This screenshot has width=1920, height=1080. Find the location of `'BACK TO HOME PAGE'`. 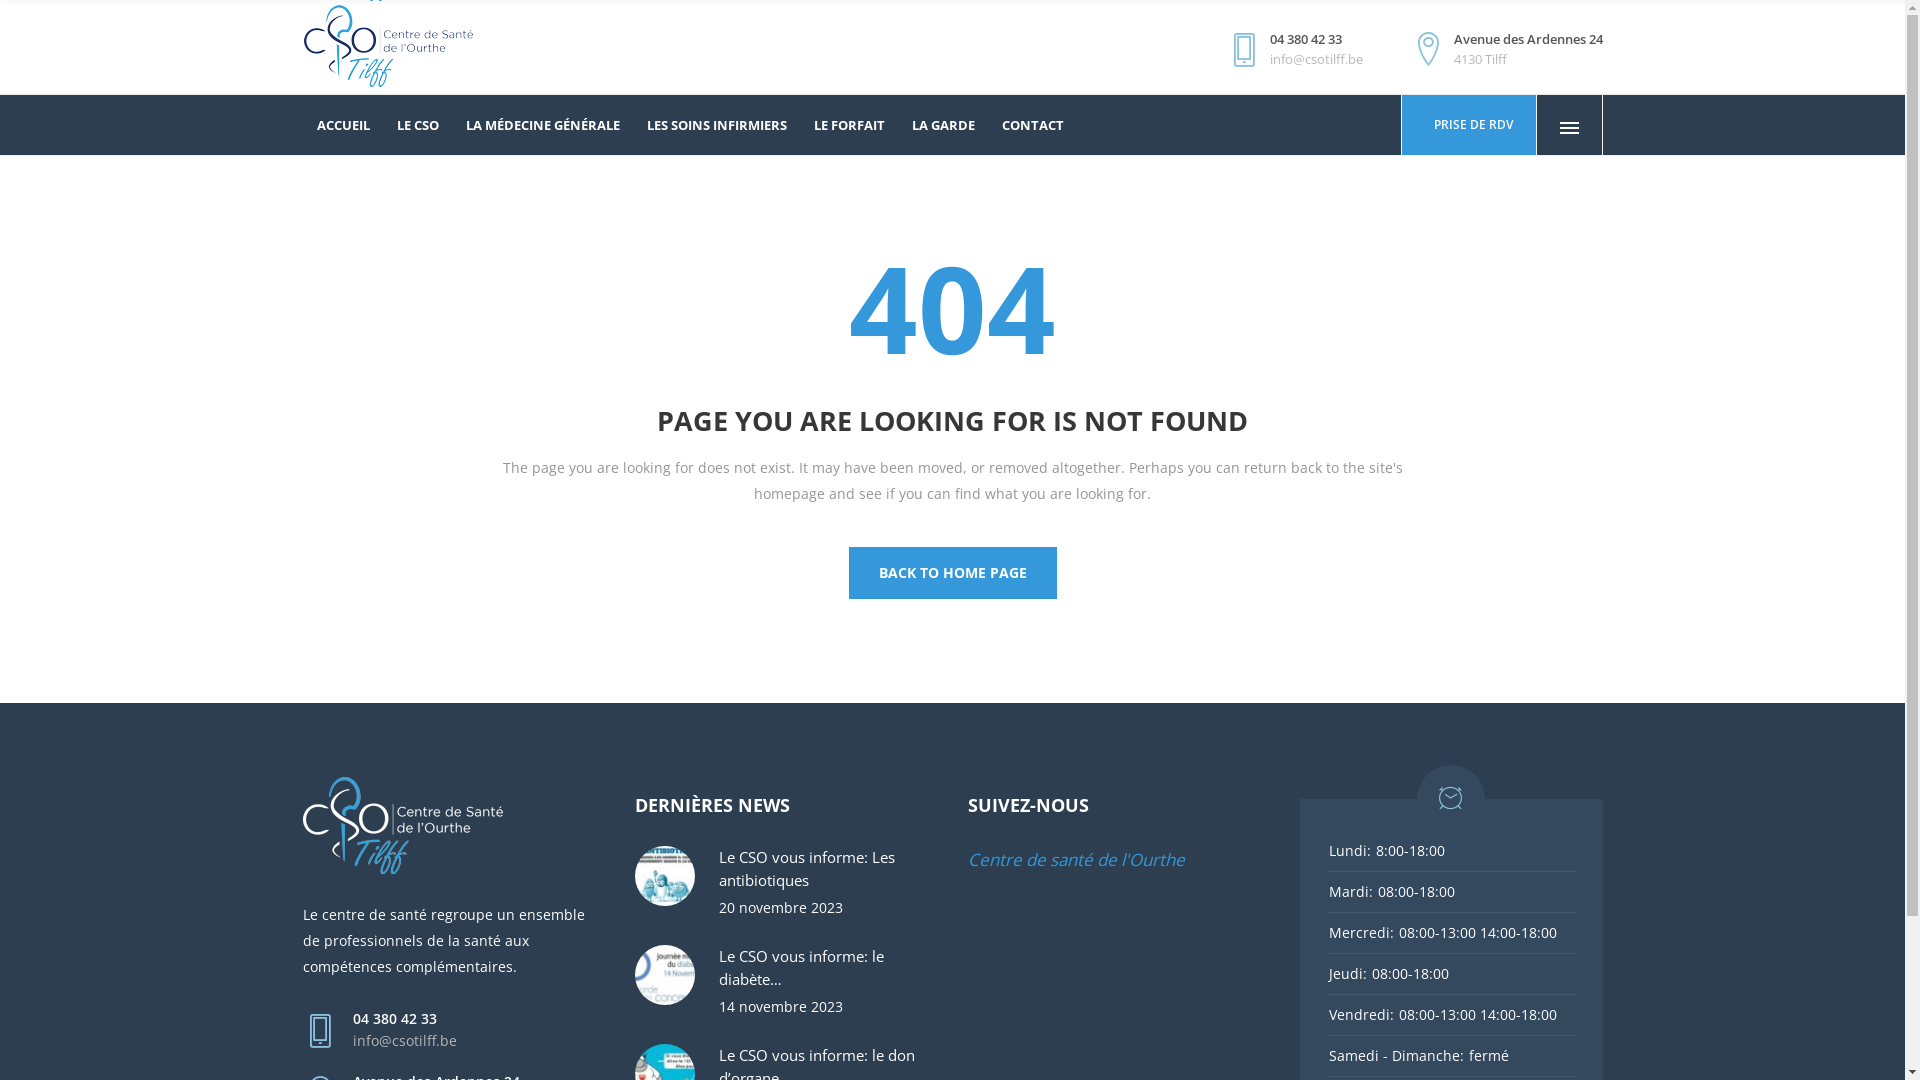

'BACK TO HOME PAGE' is located at coordinates (950, 573).